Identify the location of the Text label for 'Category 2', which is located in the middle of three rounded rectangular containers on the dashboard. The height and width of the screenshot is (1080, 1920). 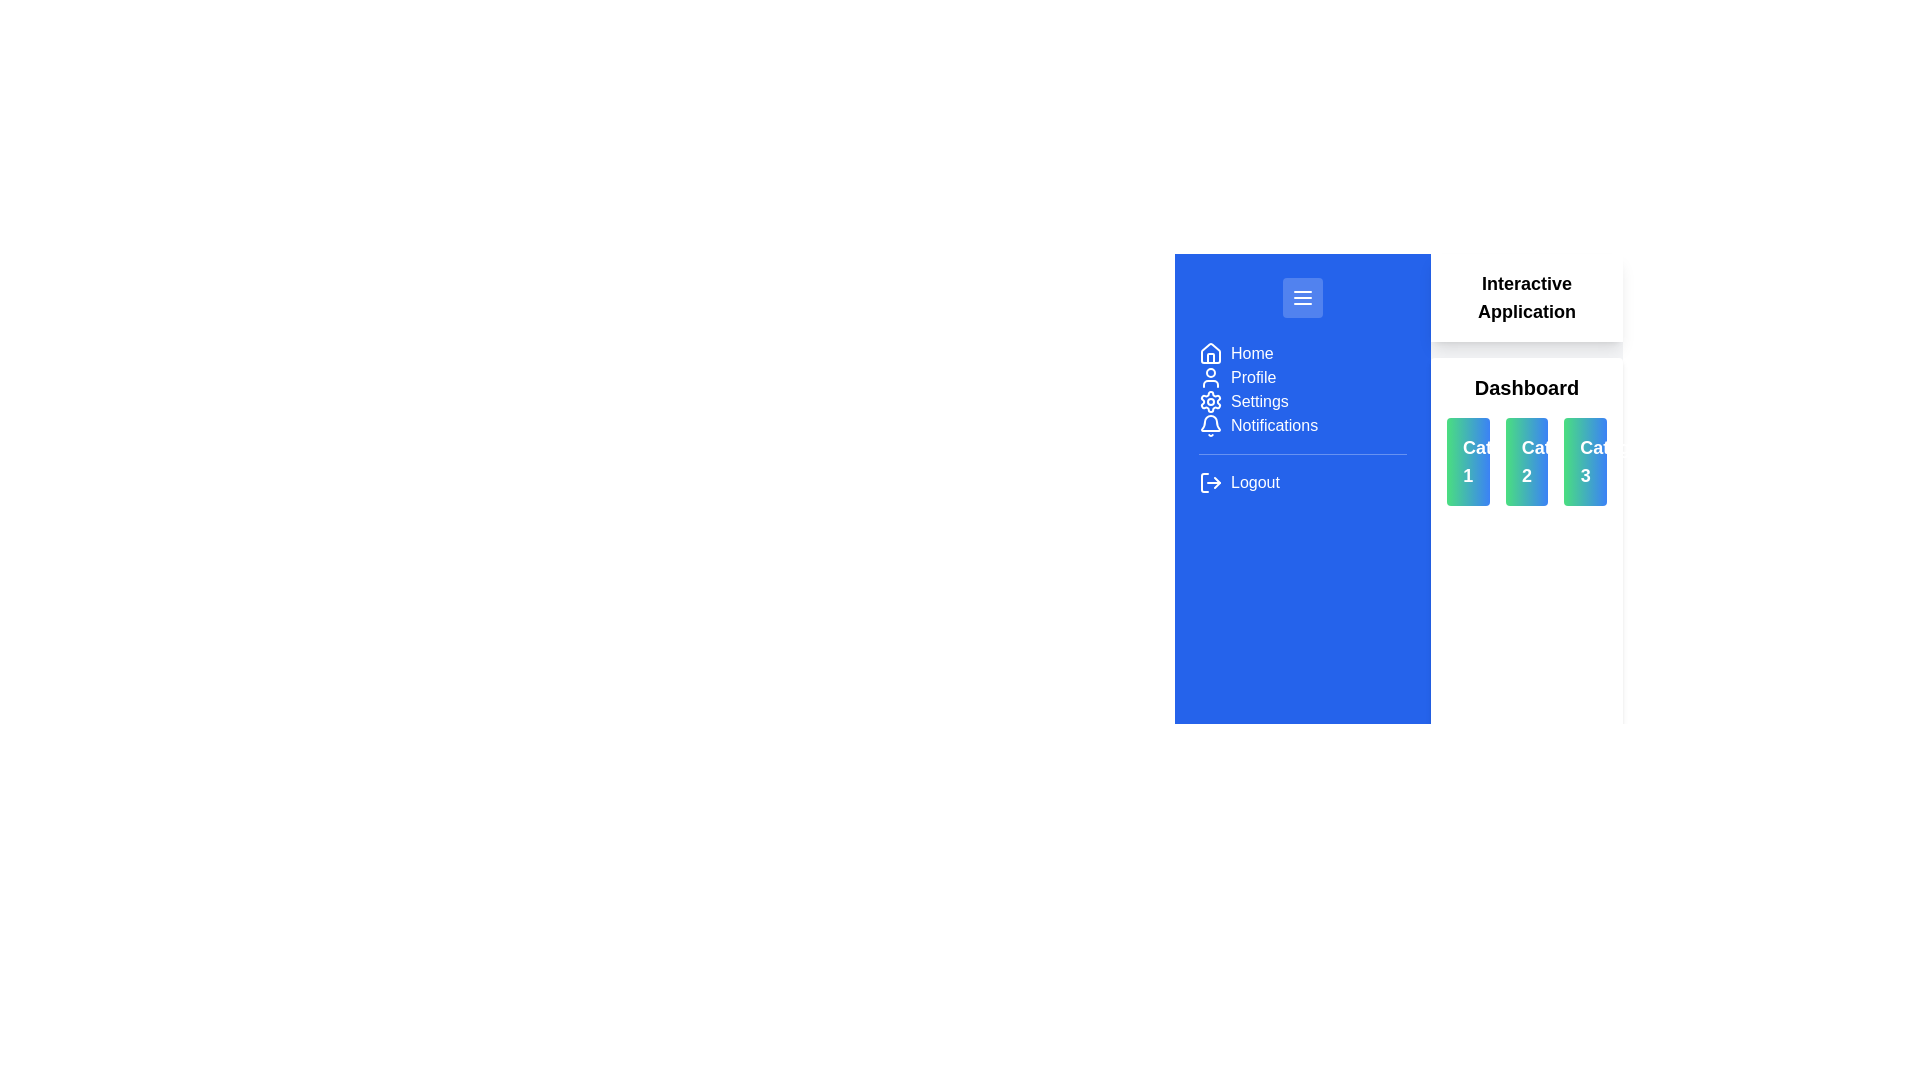
(1525, 462).